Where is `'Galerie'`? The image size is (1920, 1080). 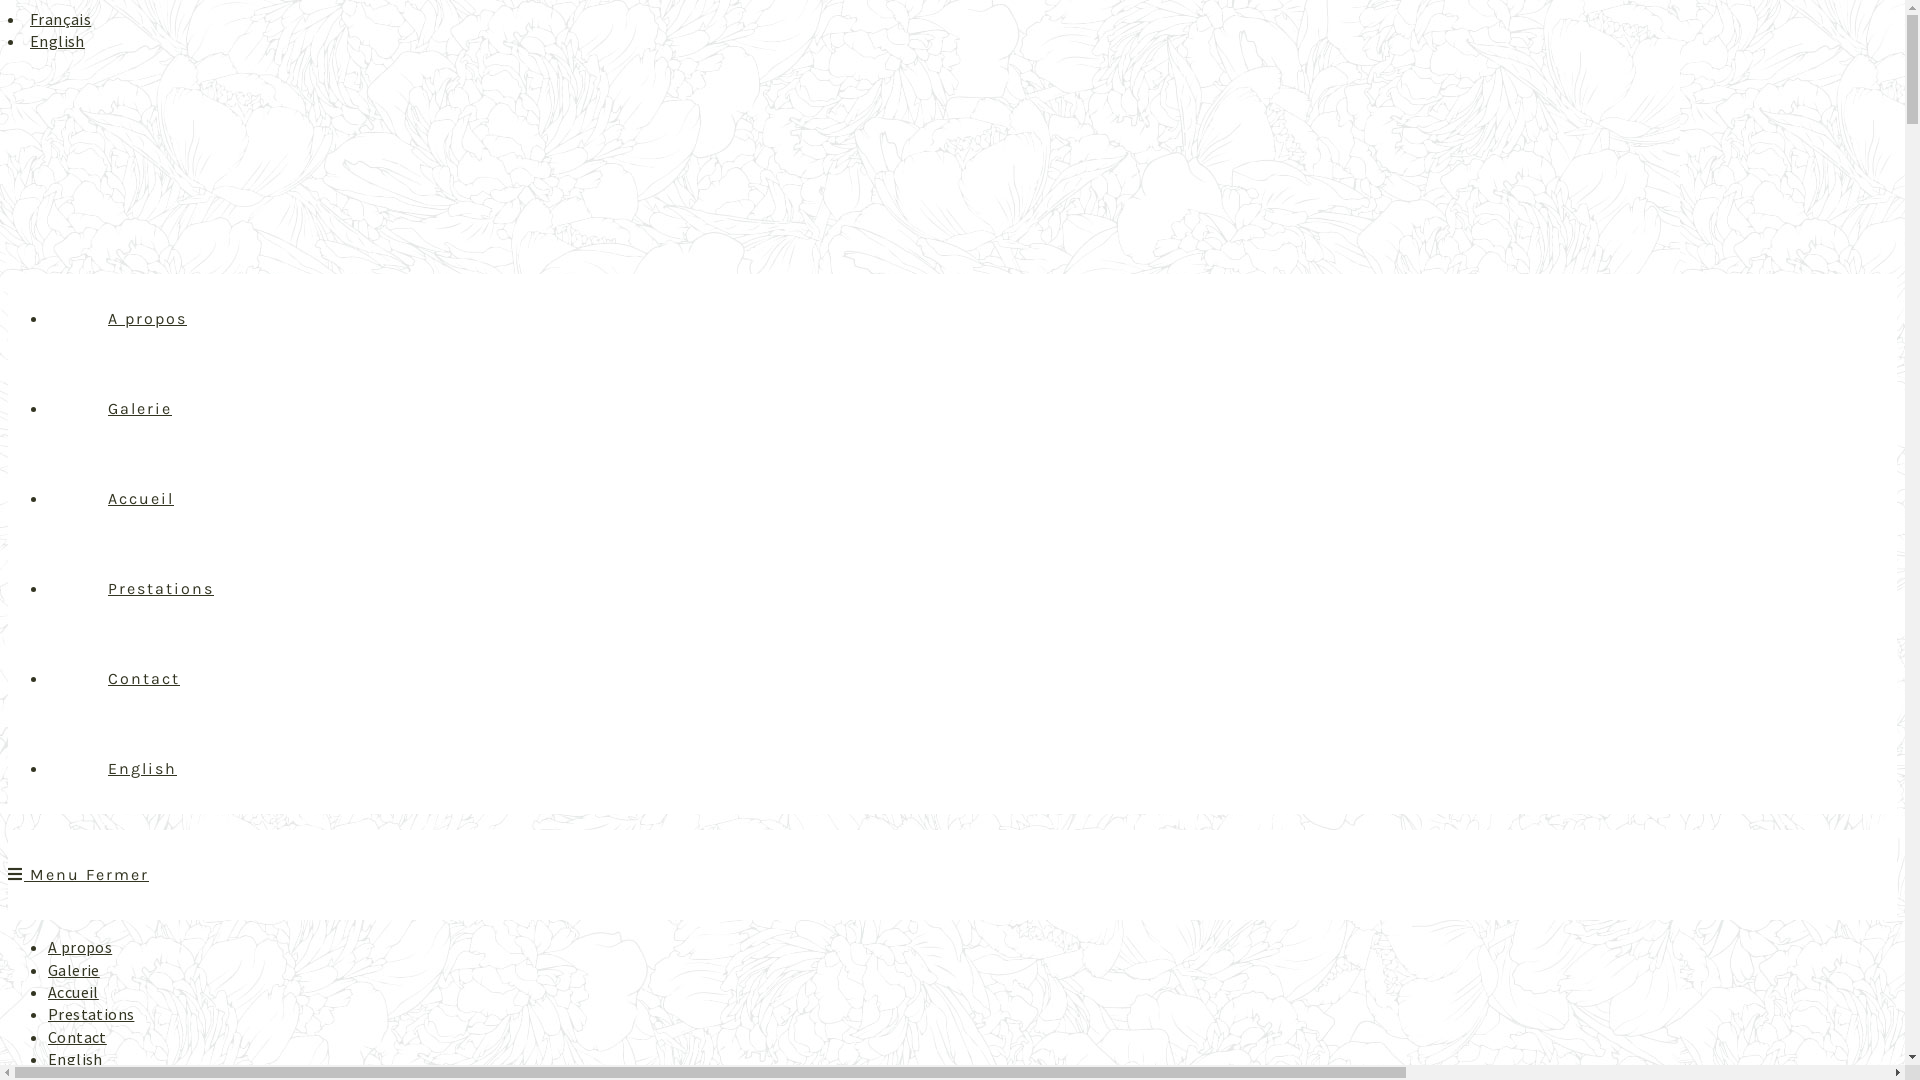
'Galerie' is located at coordinates (138, 407).